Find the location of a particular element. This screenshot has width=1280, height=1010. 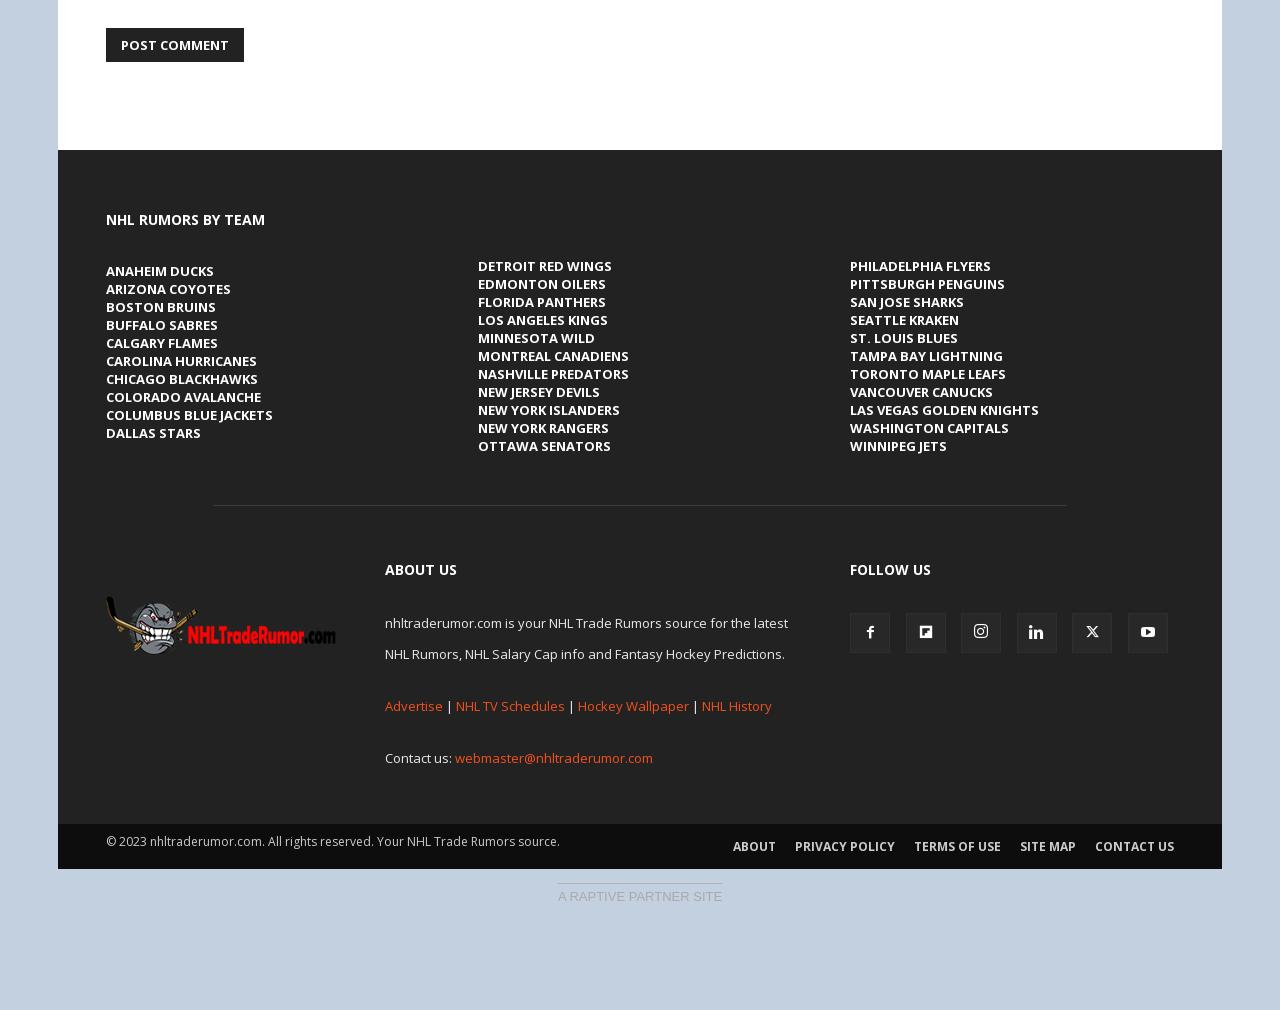

'Winnipeg Jets' is located at coordinates (850, 445).